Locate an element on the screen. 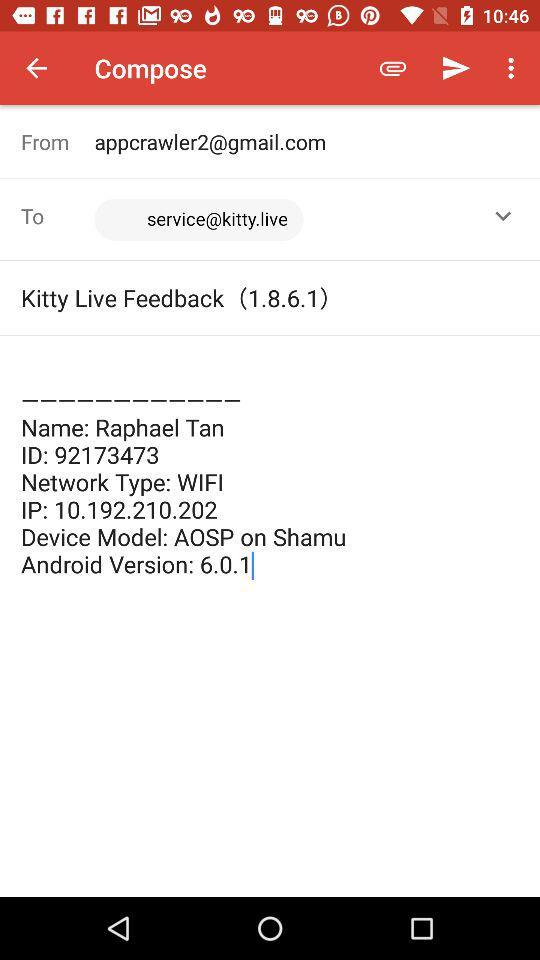 This screenshot has height=960, width=540. name raphael tan is located at coordinates (270, 468).